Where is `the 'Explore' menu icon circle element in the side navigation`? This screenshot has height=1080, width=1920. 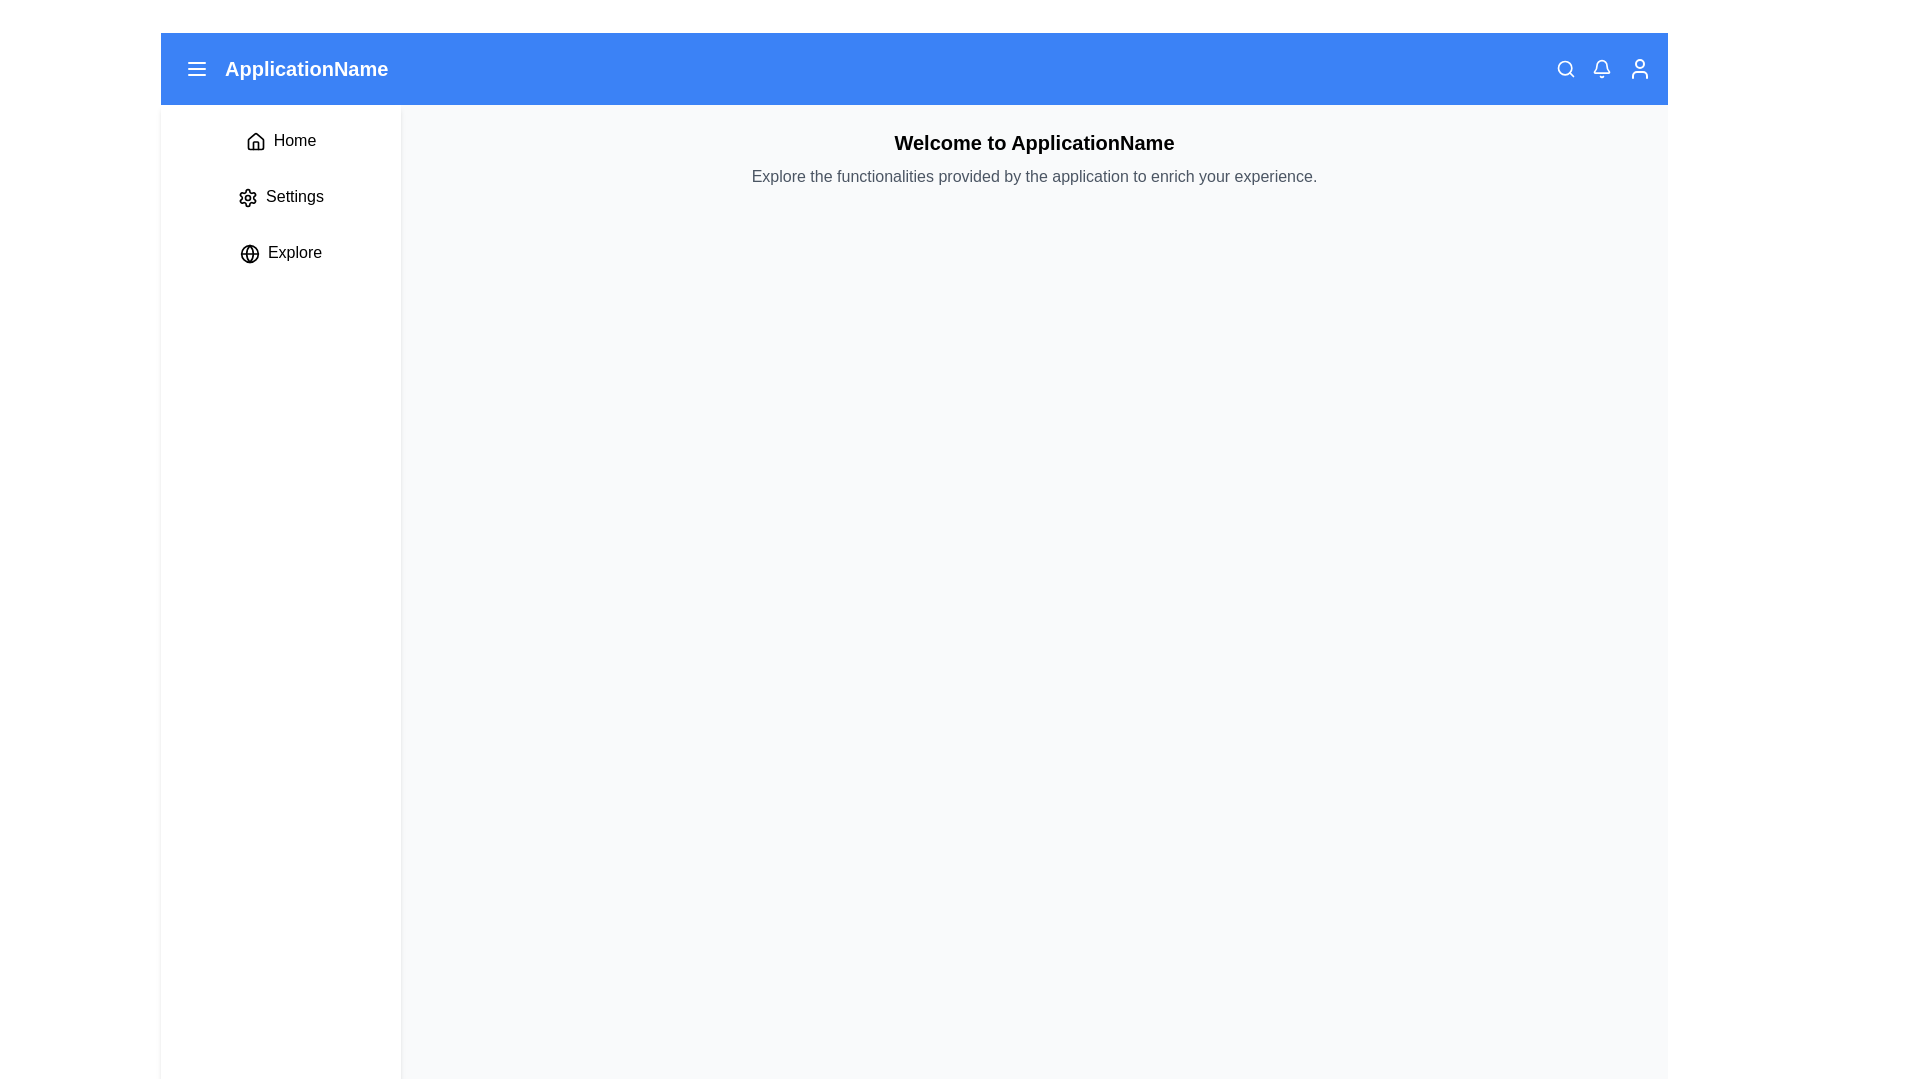 the 'Explore' menu icon circle element in the side navigation is located at coordinates (248, 252).